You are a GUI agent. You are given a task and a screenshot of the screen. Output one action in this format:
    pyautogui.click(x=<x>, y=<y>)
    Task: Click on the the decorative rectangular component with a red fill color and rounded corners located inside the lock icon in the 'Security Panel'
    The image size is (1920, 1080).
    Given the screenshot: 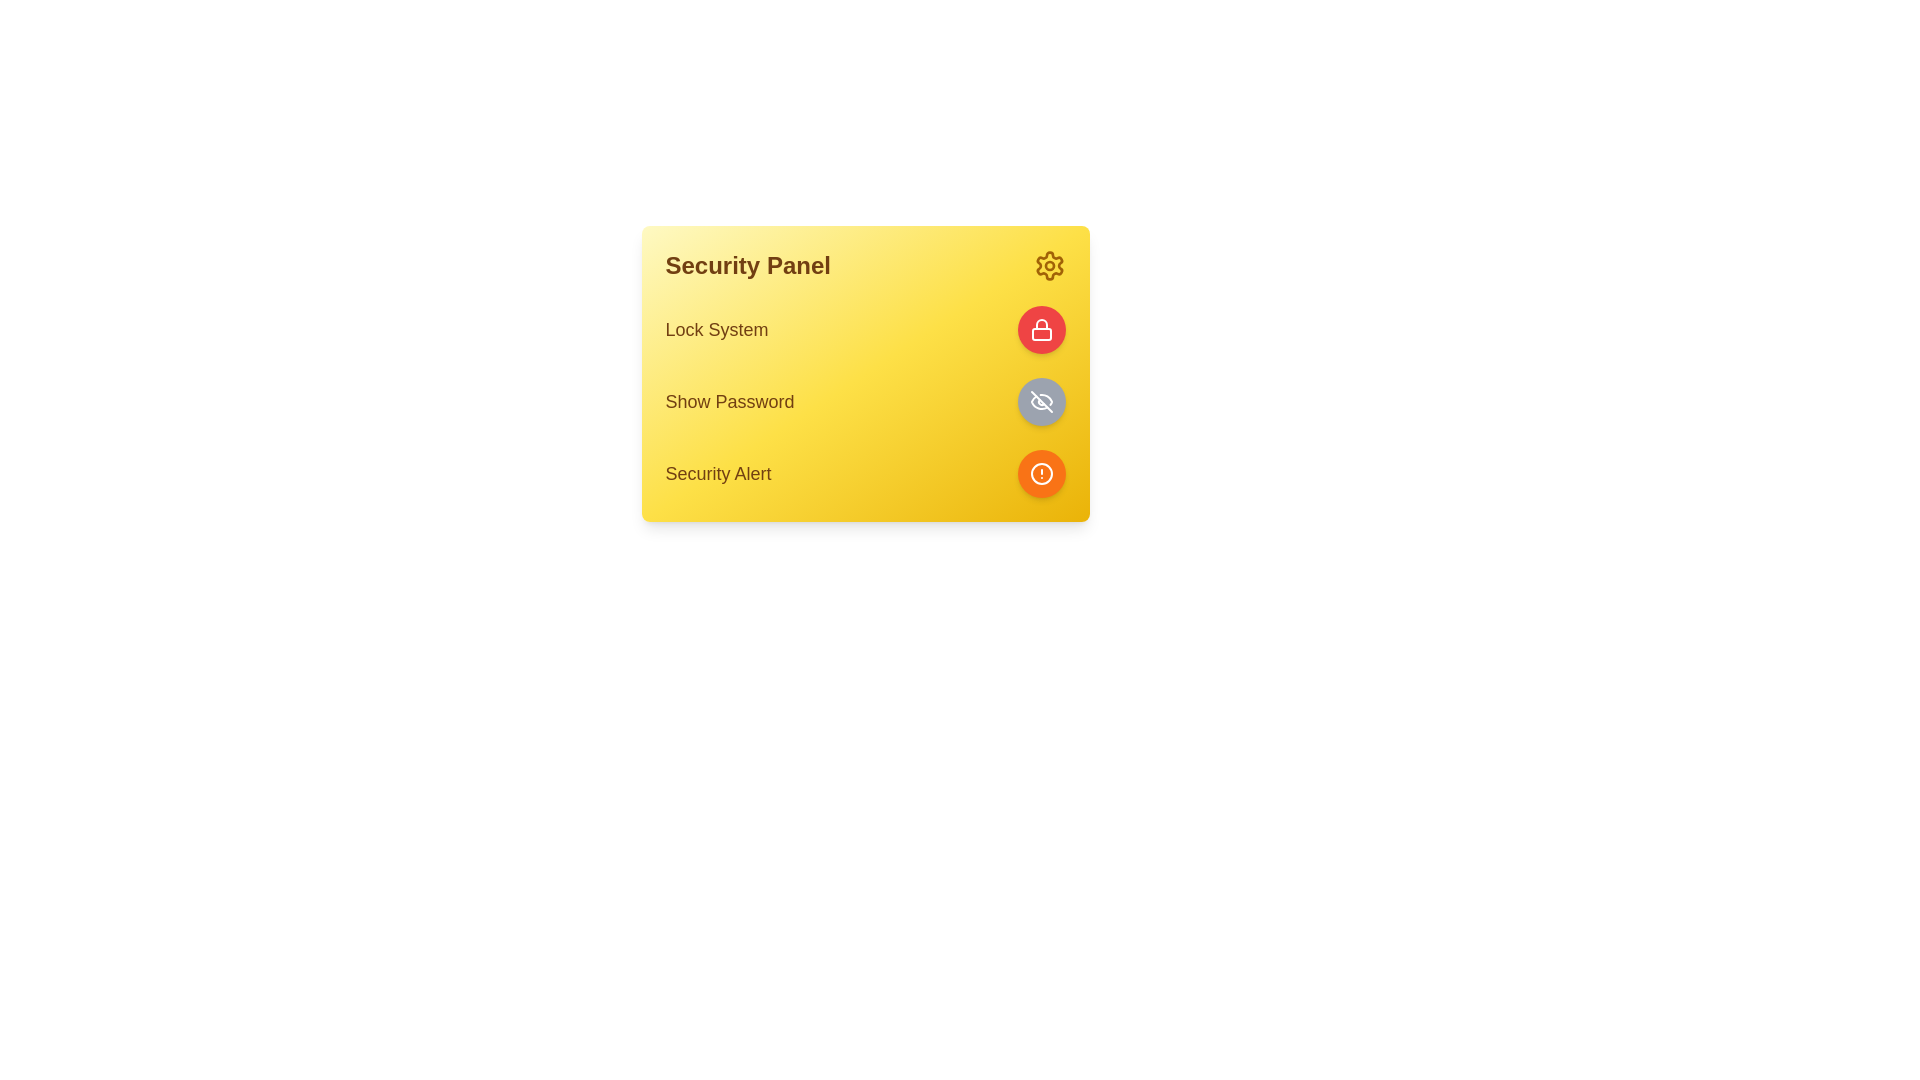 What is the action you would take?
    pyautogui.click(x=1040, y=333)
    